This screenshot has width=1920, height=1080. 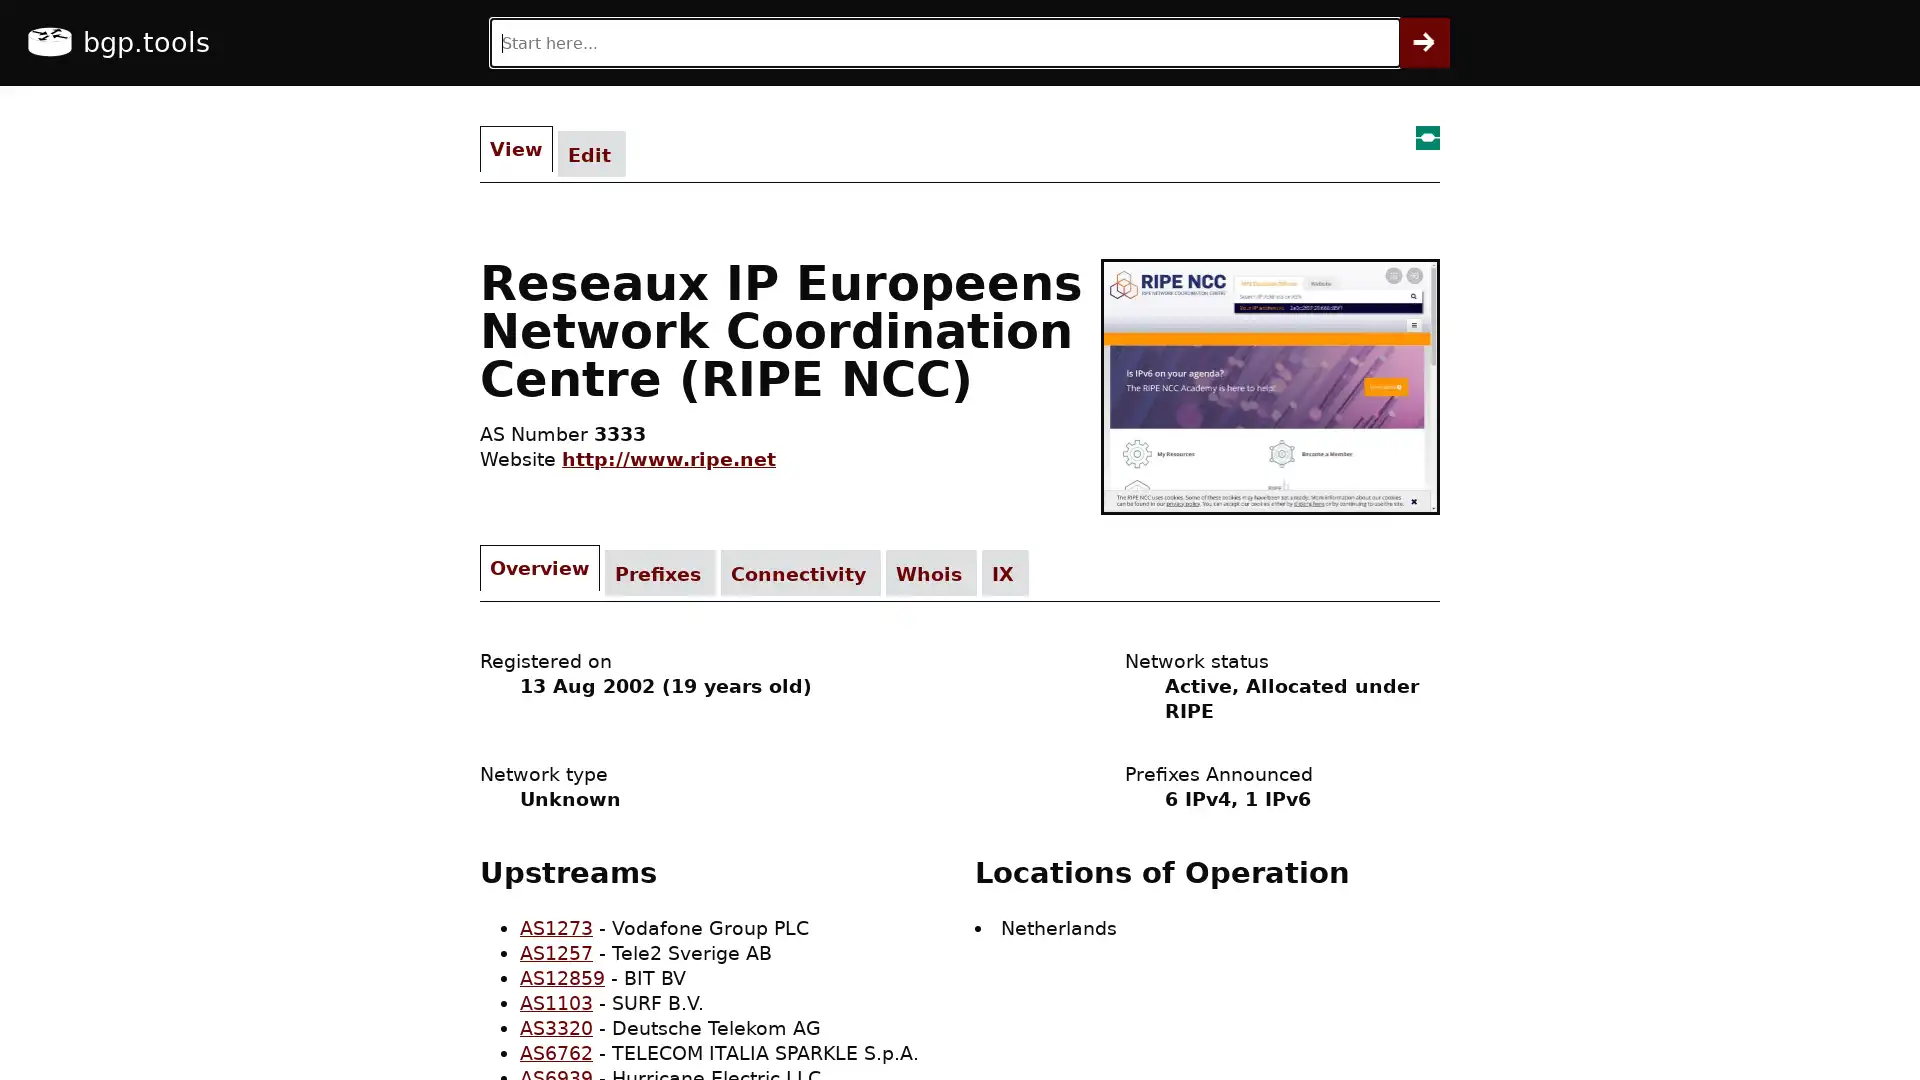 What do you see at coordinates (1424, 42) in the screenshot?
I see `Search` at bounding box center [1424, 42].